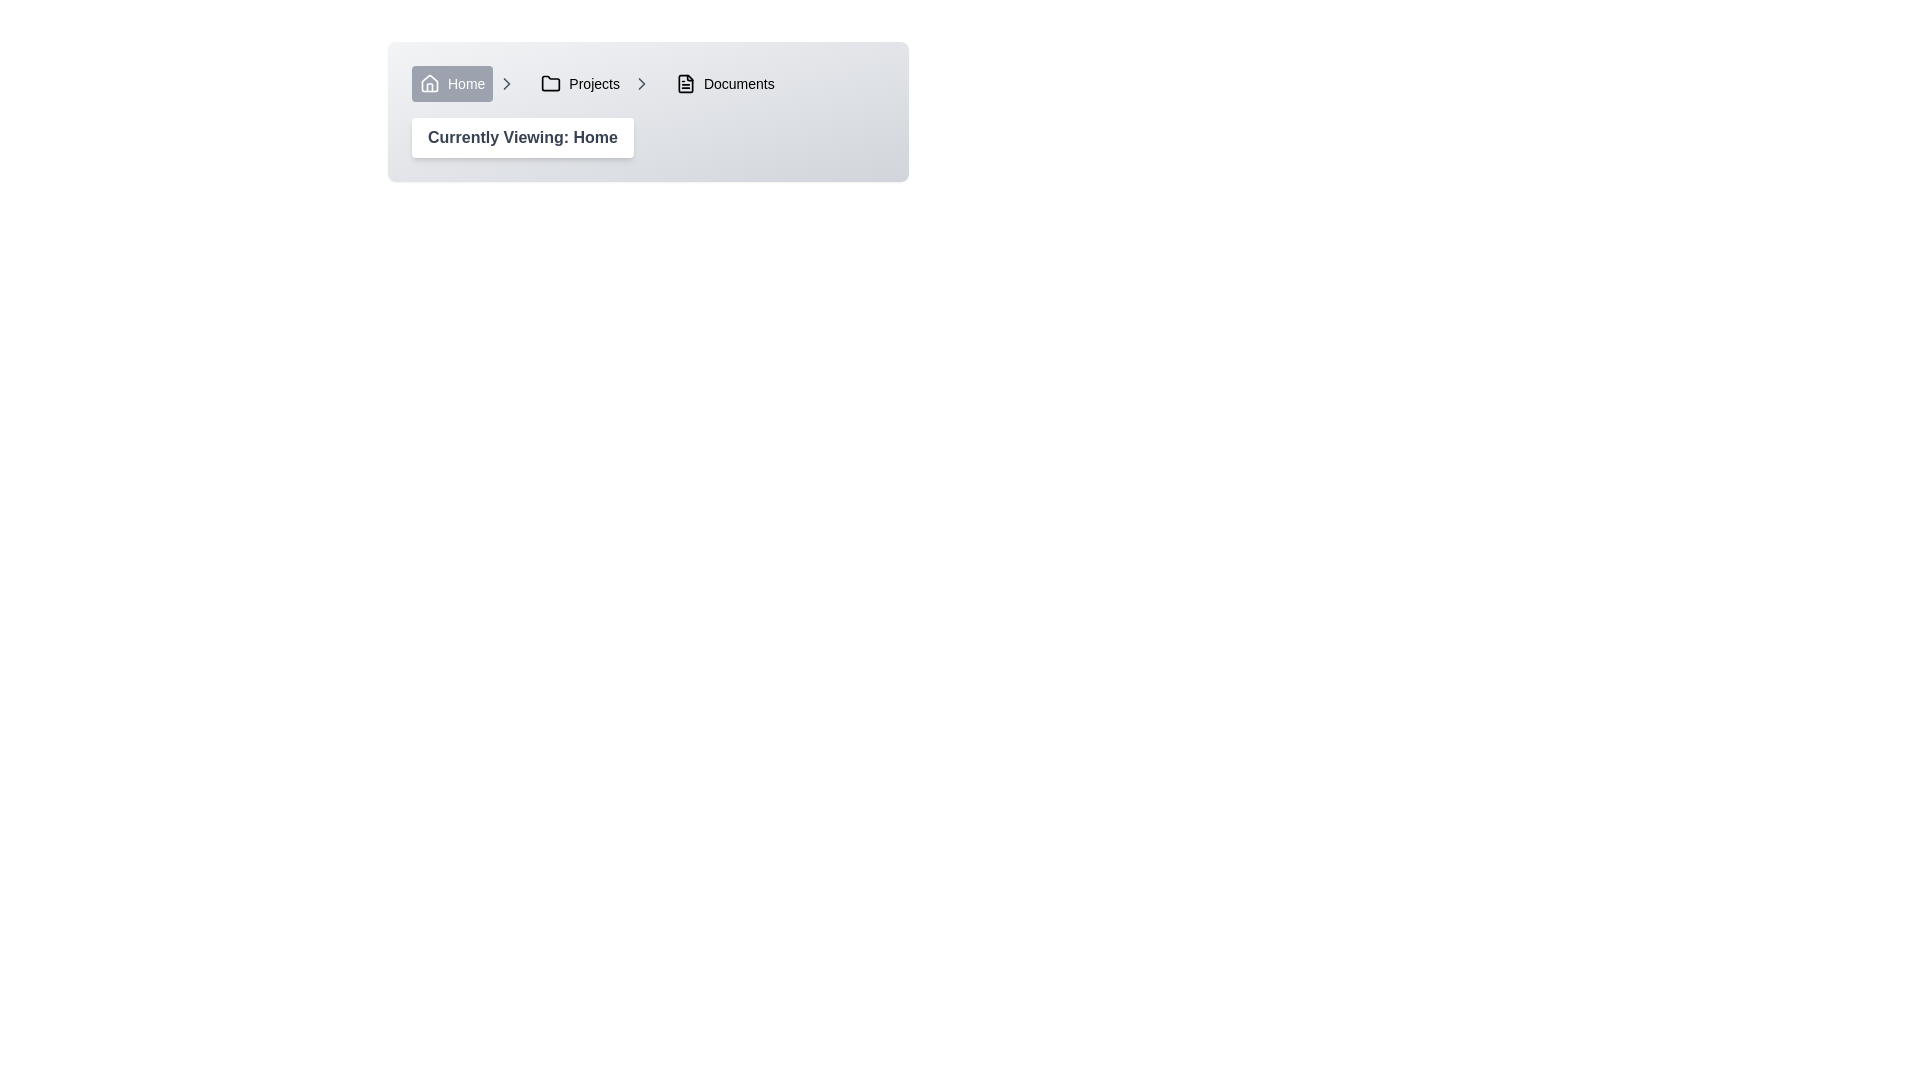 Image resolution: width=1920 pixels, height=1080 pixels. What do you see at coordinates (593, 83) in the screenshot?
I see `the breadcrumb navigation label for 'Projects', which helps users identify their current navigation context` at bounding box center [593, 83].